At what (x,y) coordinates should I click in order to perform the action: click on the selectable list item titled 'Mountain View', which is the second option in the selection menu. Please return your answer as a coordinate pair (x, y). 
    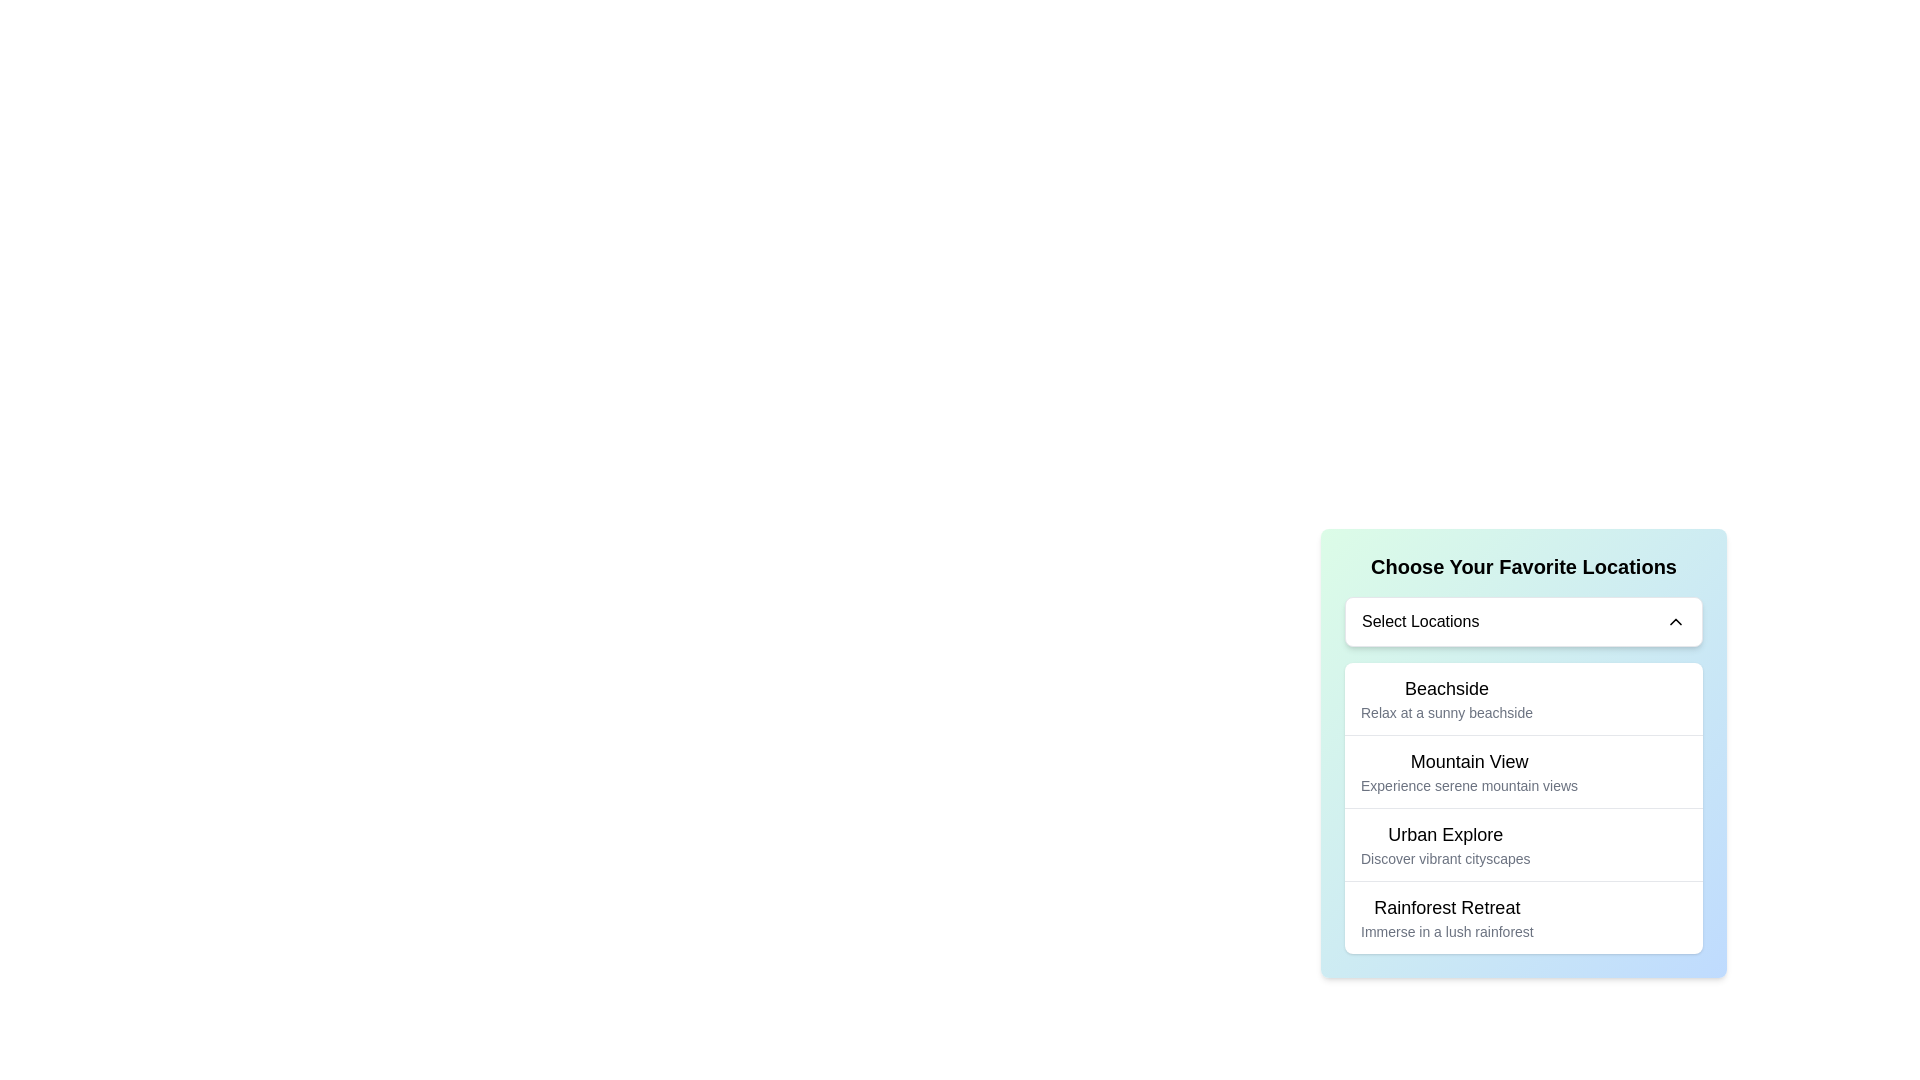
    Looking at the image, I should click on (1522, 752).